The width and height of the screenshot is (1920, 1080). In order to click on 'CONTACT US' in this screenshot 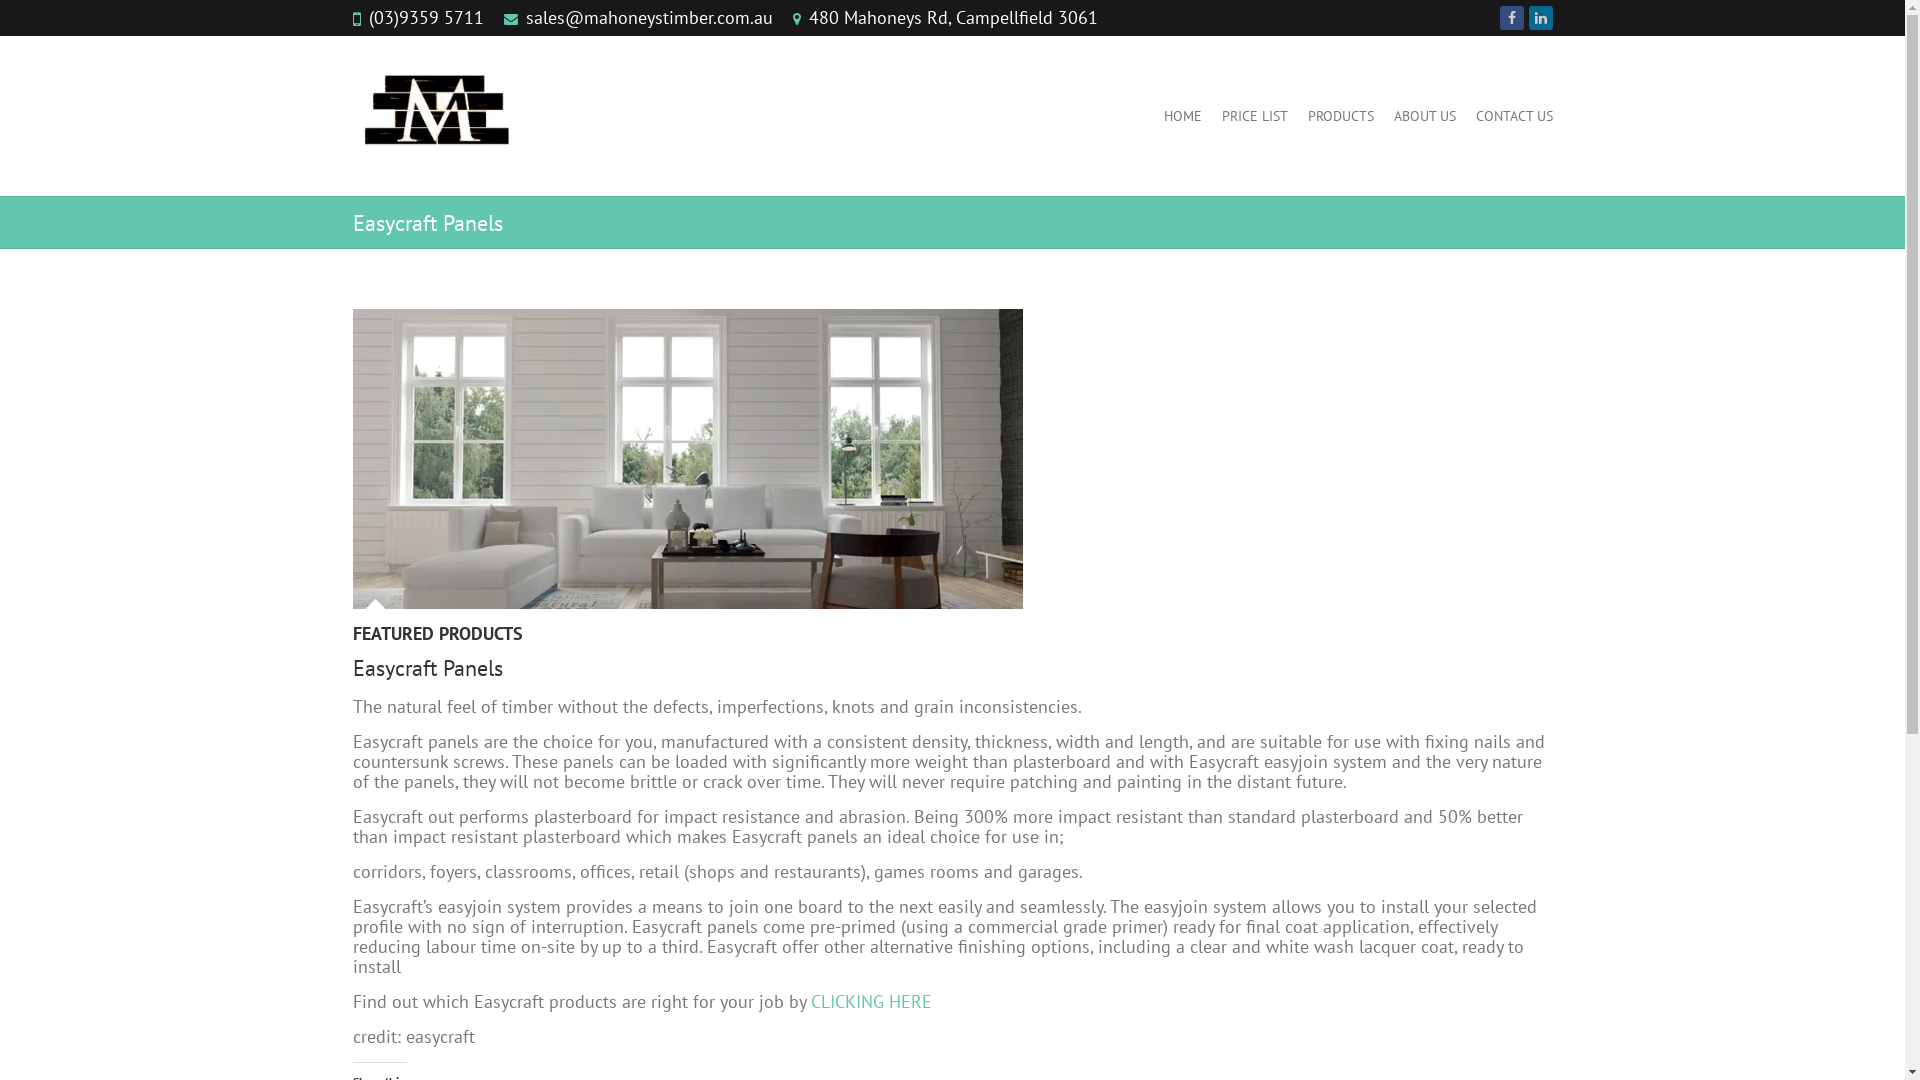, I will do `click(1514, 115)`.